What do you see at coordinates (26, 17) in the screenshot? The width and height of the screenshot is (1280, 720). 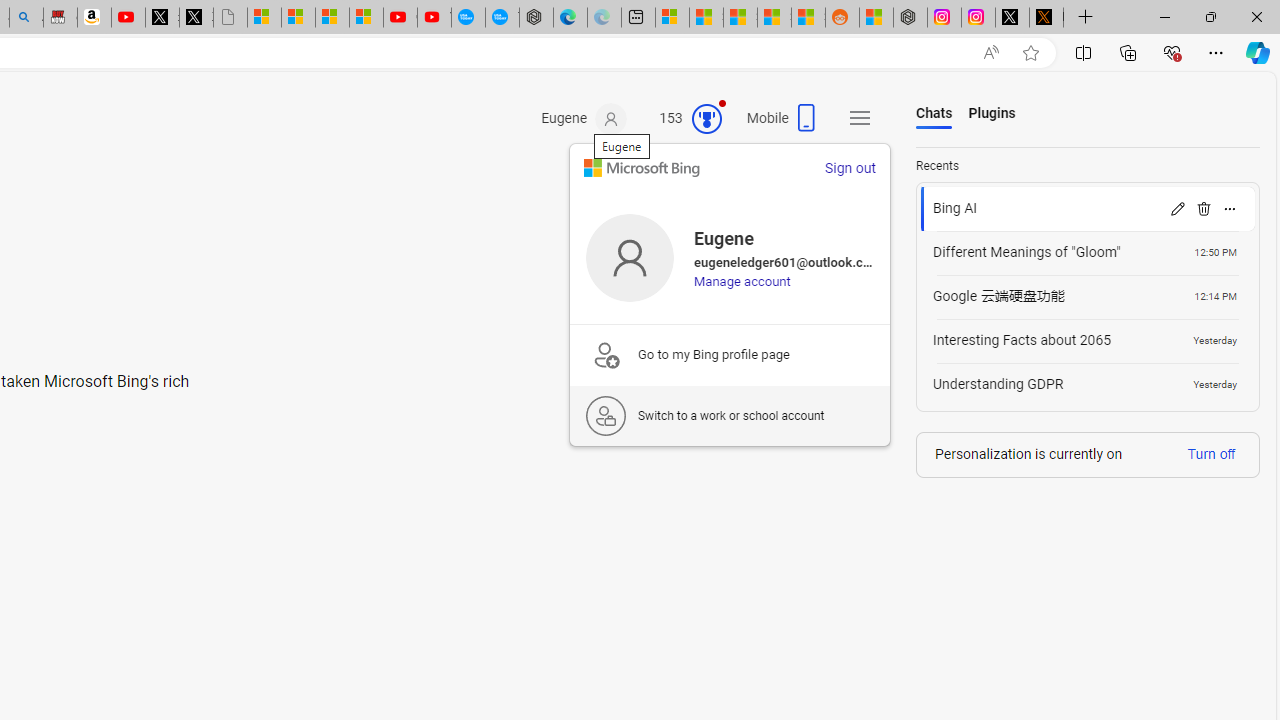 I see `'Amazon Echo Dot PNG - Search Images'` at bounding box center [26, 17].